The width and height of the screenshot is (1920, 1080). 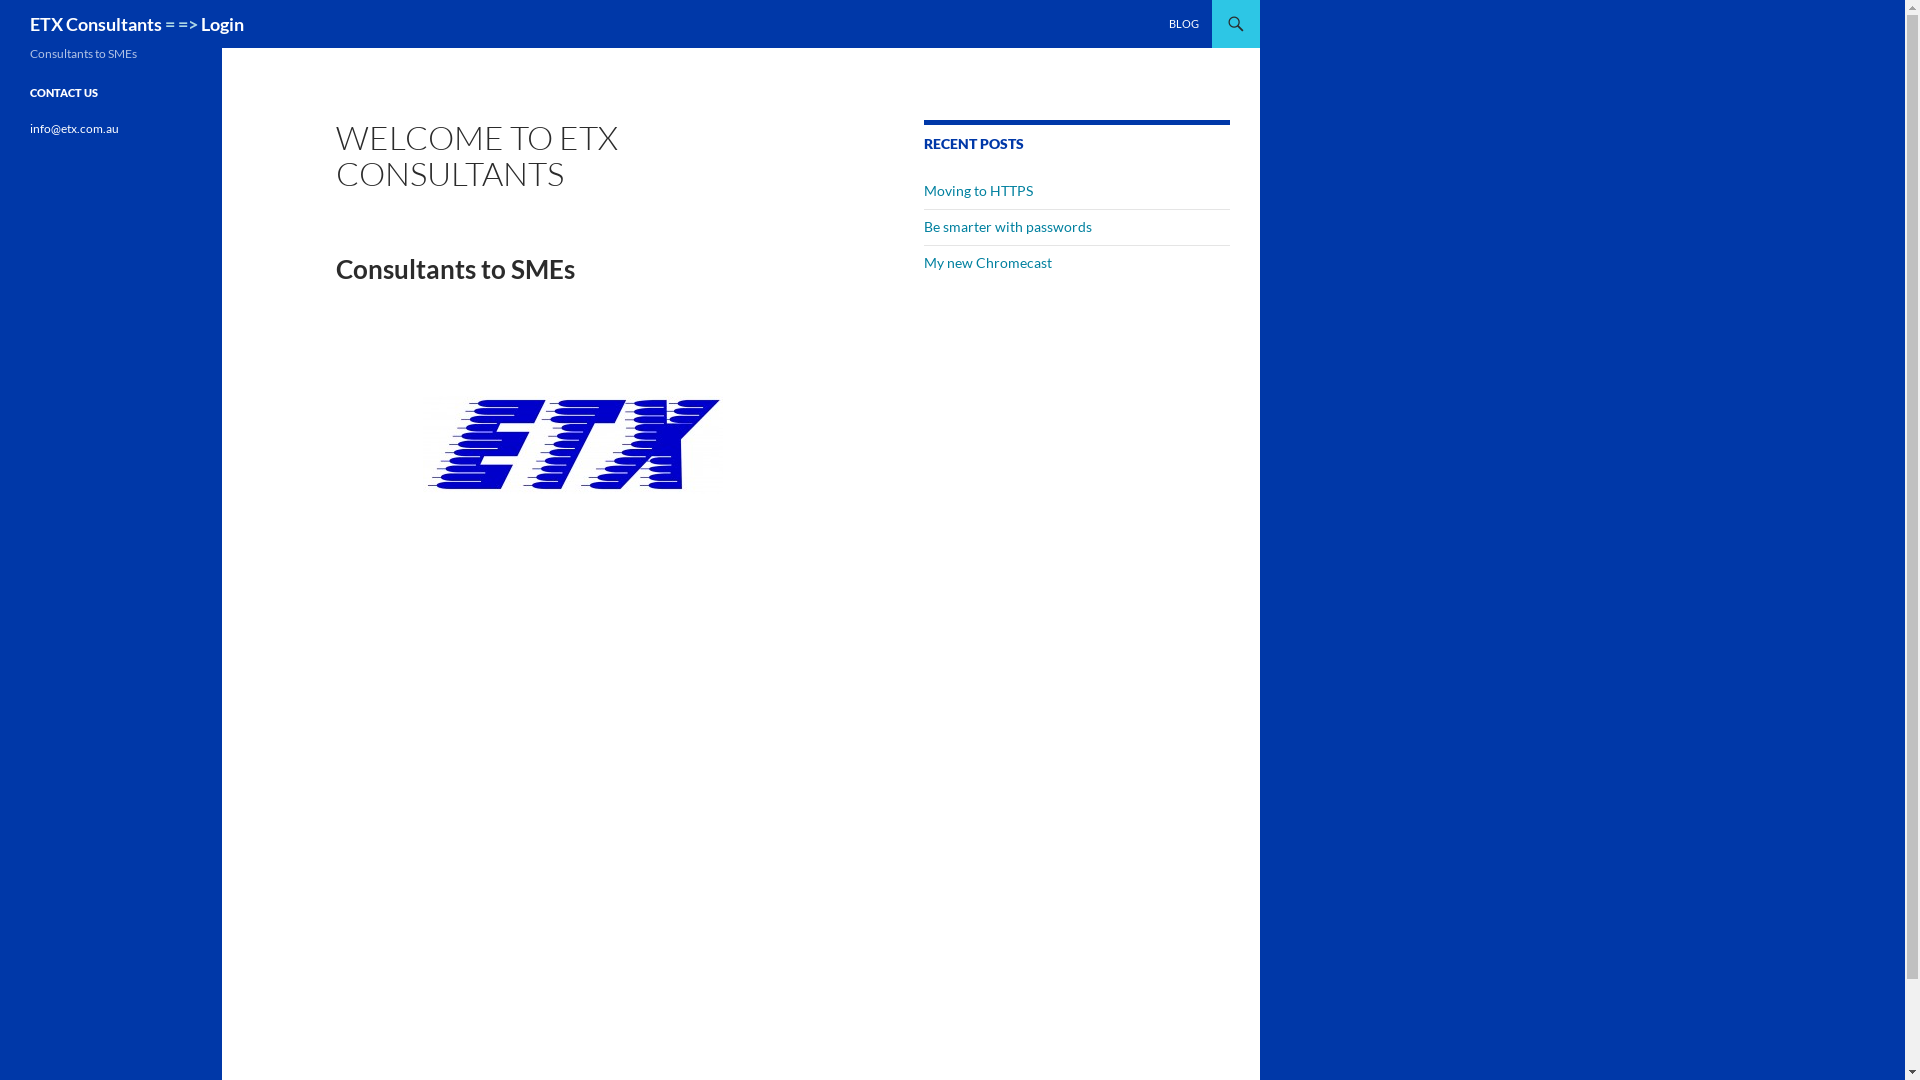 What do you see at coordinates (923, 261) in the screenshot?
I see `'My new Chromecast'` at bounding box center [923, 261].